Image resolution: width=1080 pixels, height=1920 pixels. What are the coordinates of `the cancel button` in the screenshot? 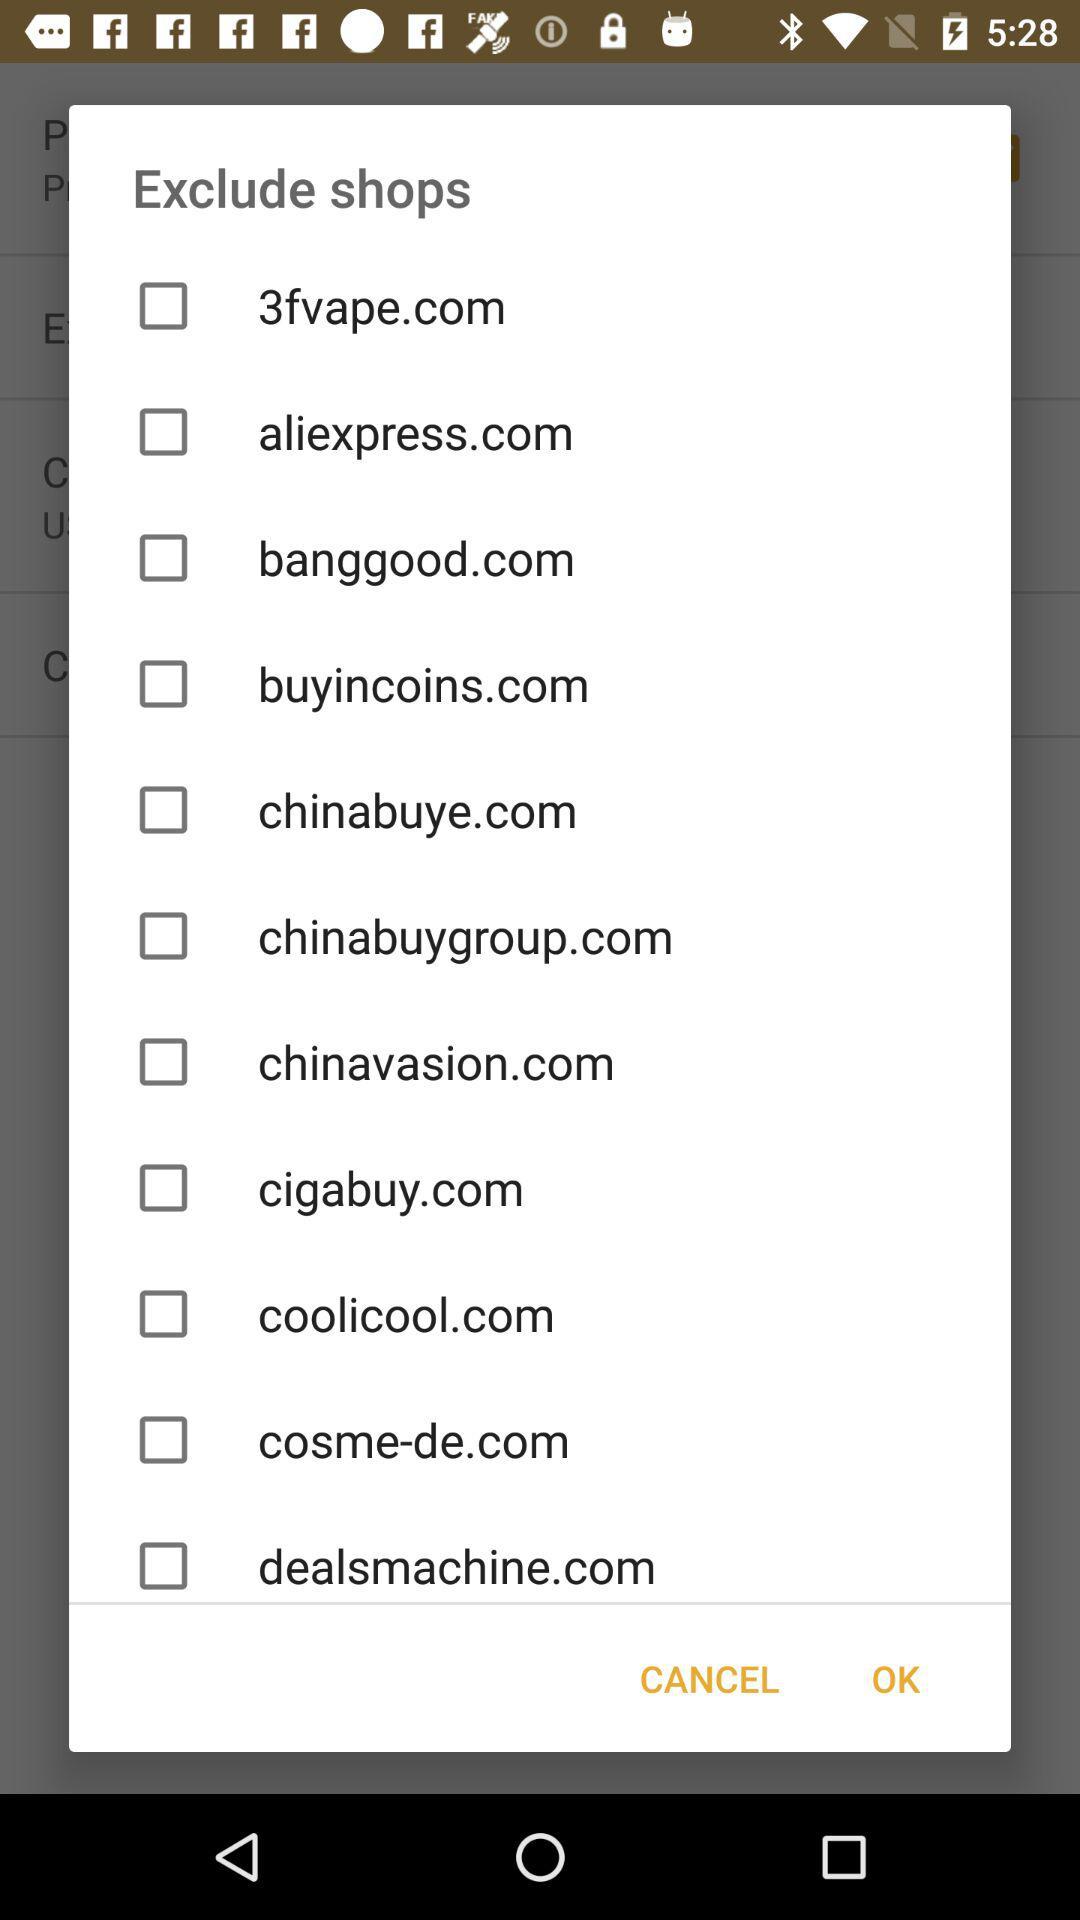 It's located at (708, 1678).